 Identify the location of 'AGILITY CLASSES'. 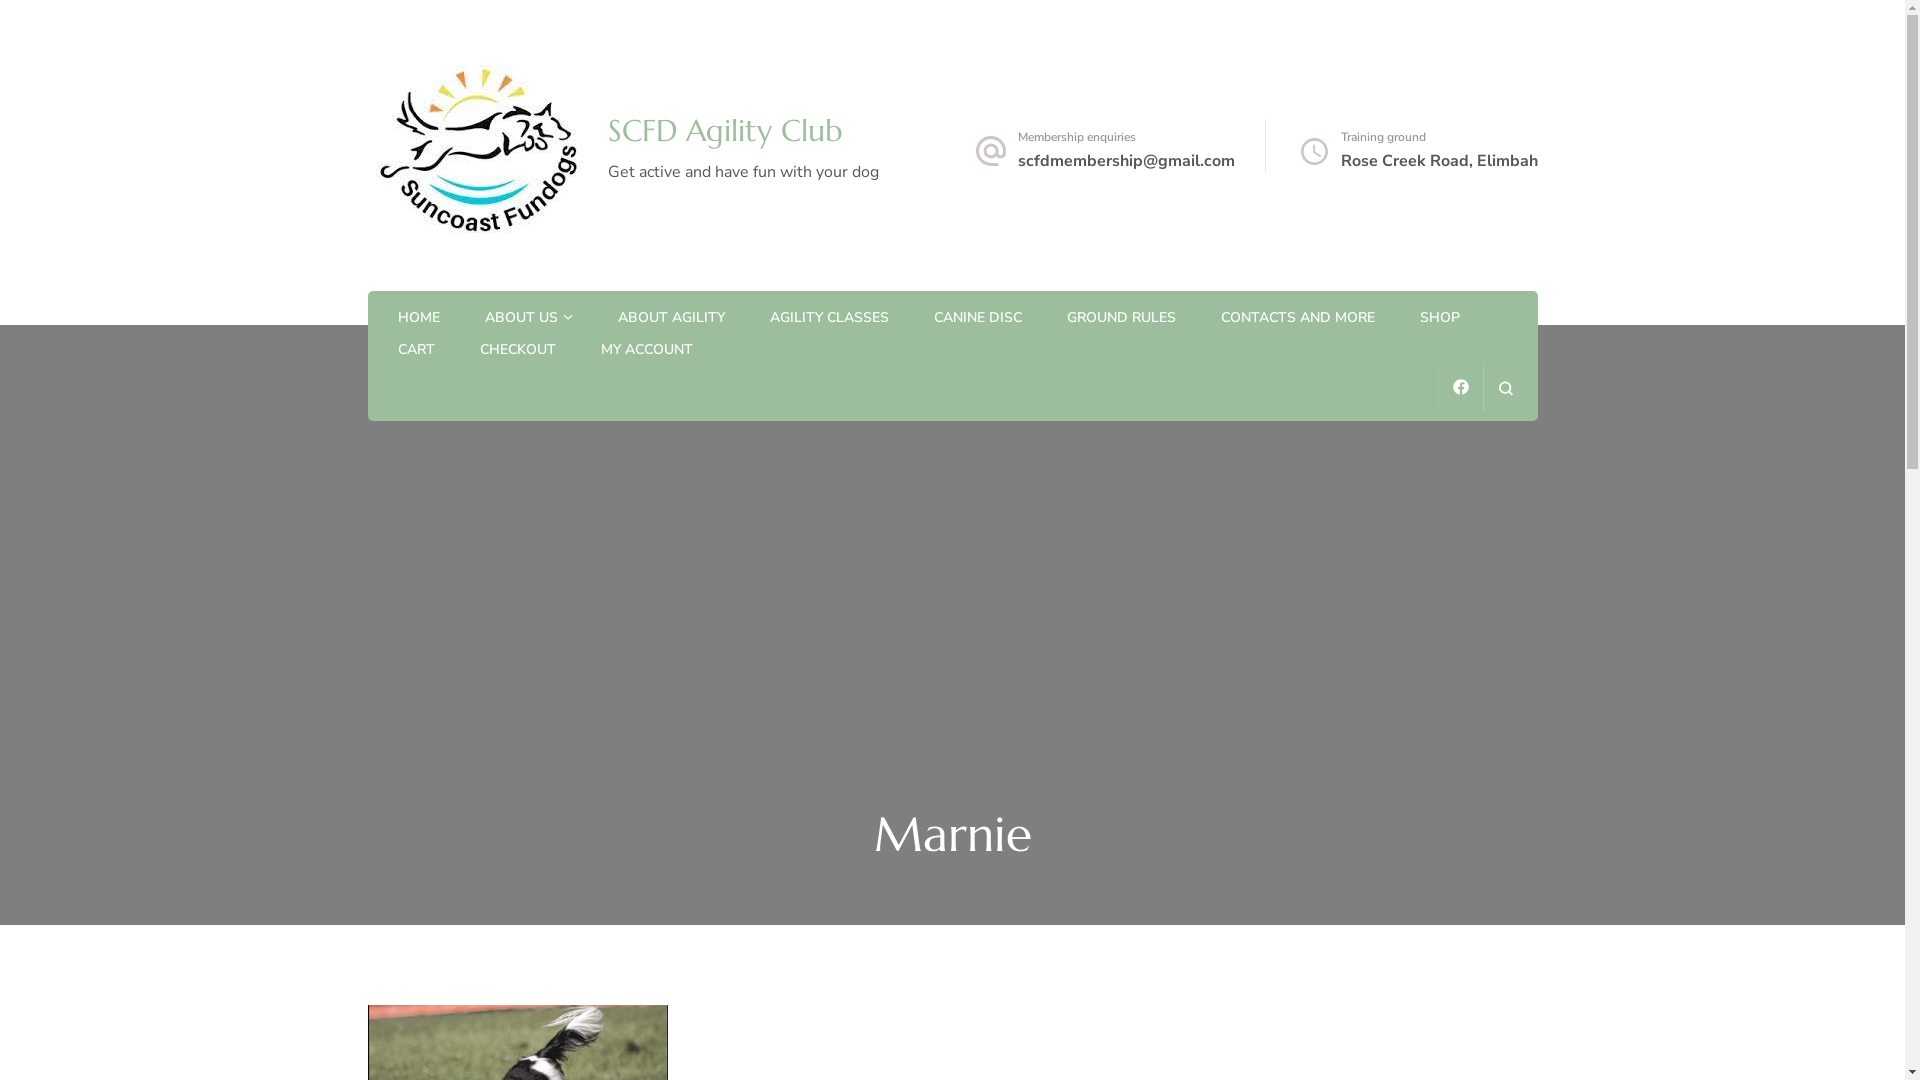
(829, 318).